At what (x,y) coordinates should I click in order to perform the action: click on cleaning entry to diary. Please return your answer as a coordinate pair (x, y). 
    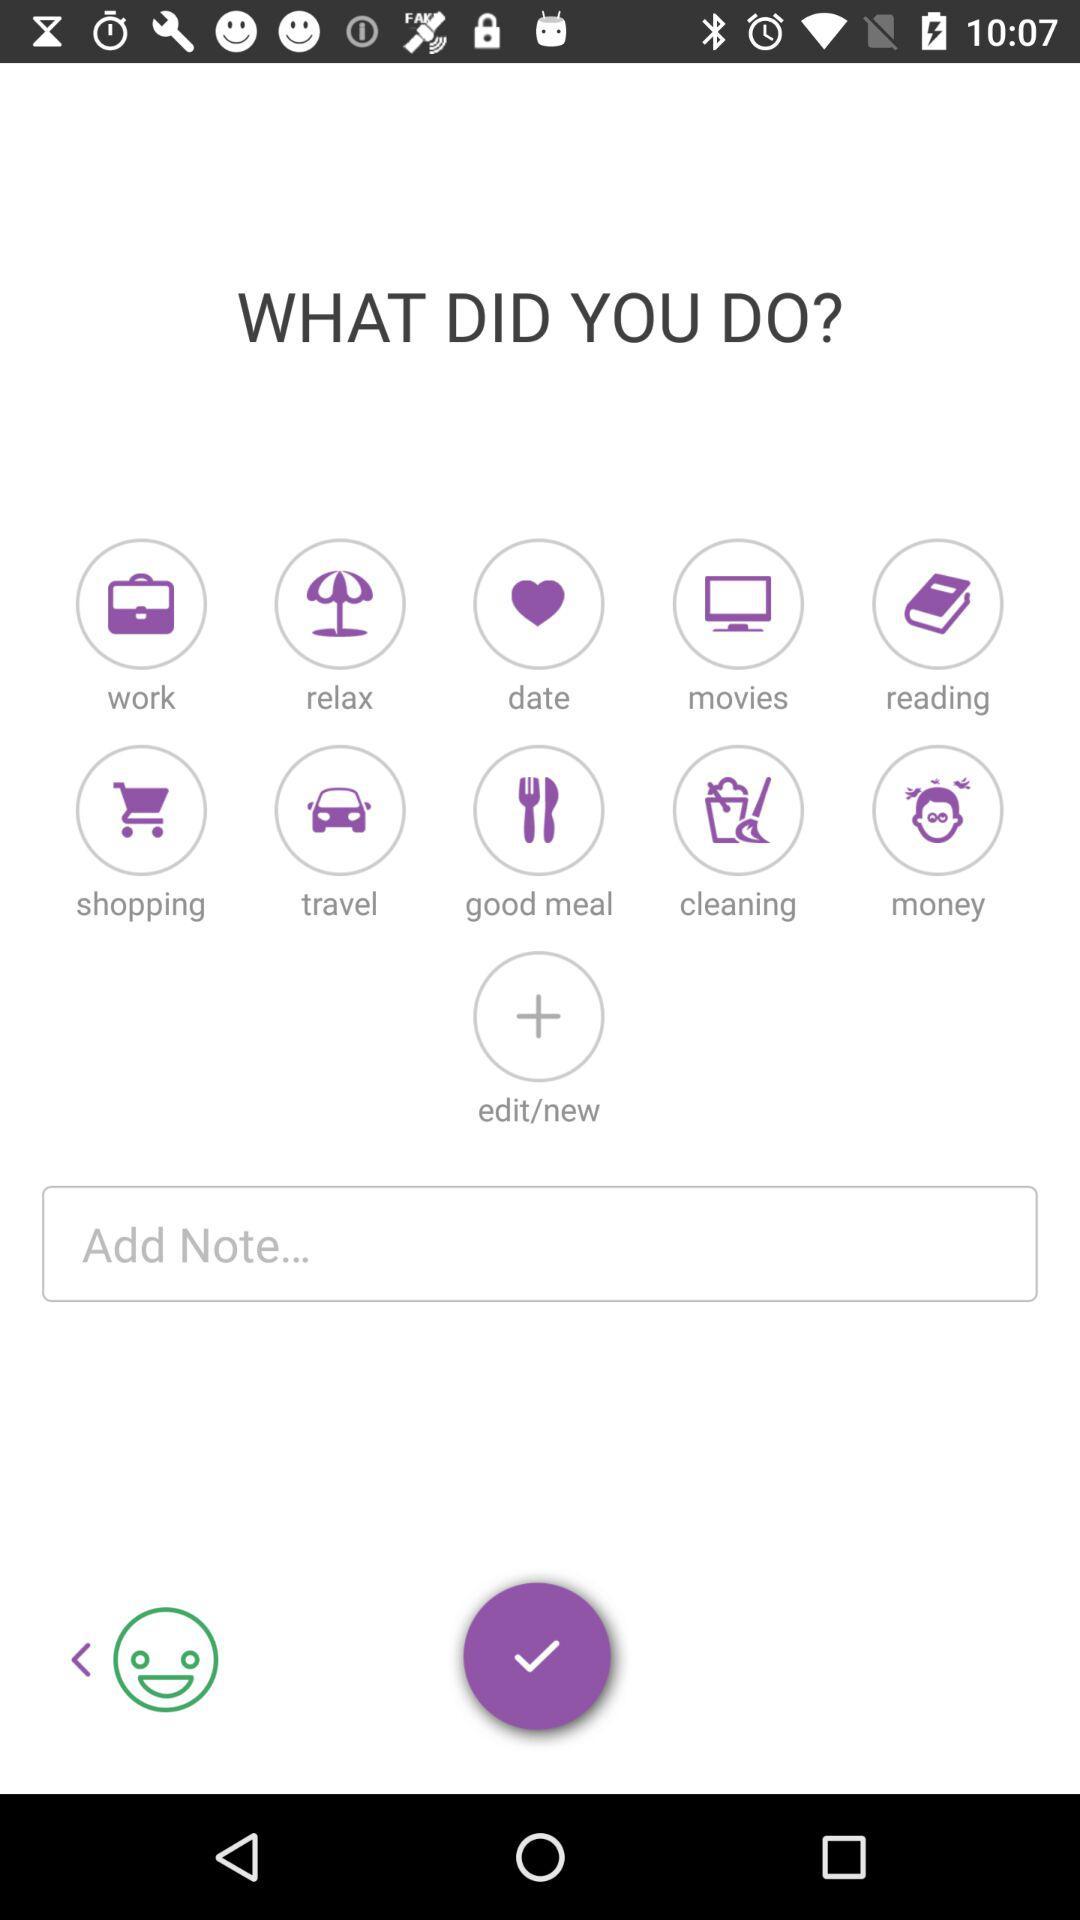
    Looking at the image, I should click on (738, 810).